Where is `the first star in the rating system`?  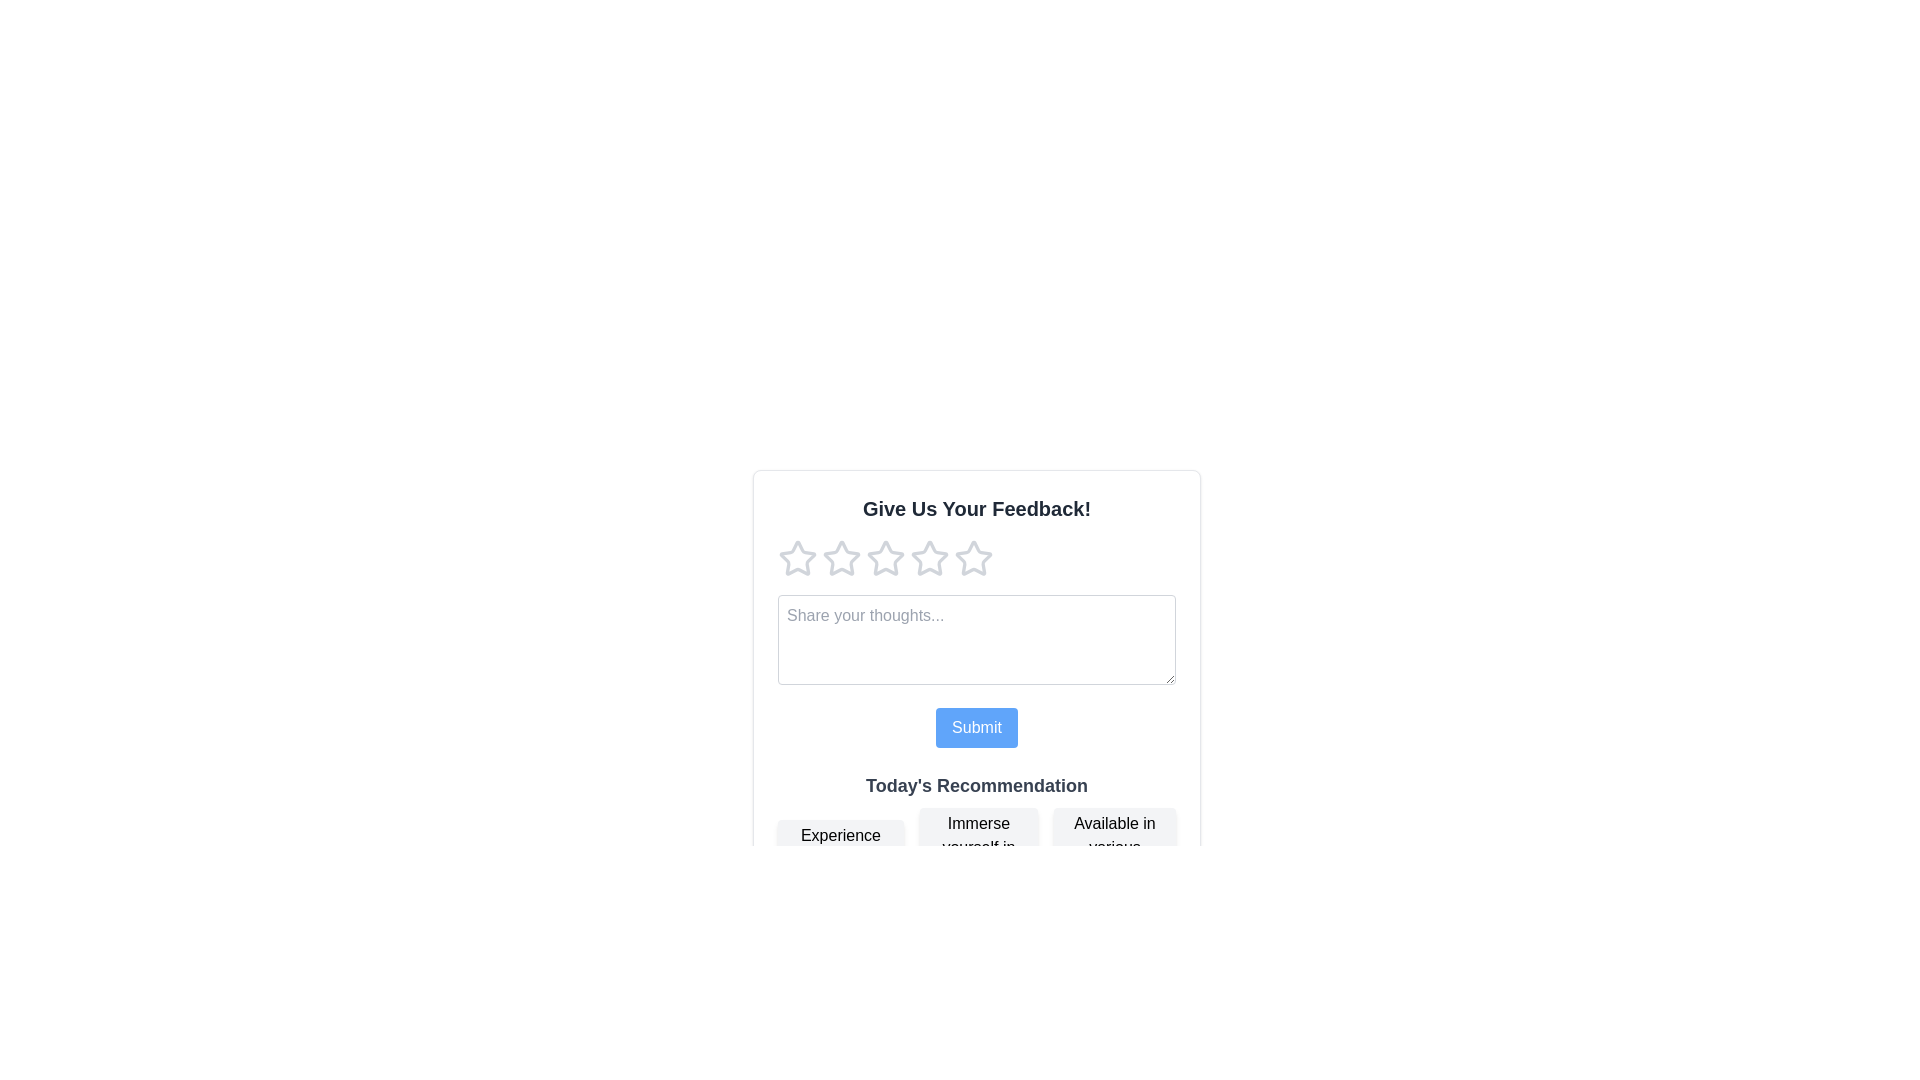 the first star in the rating system is located at coordinates (841, 558).